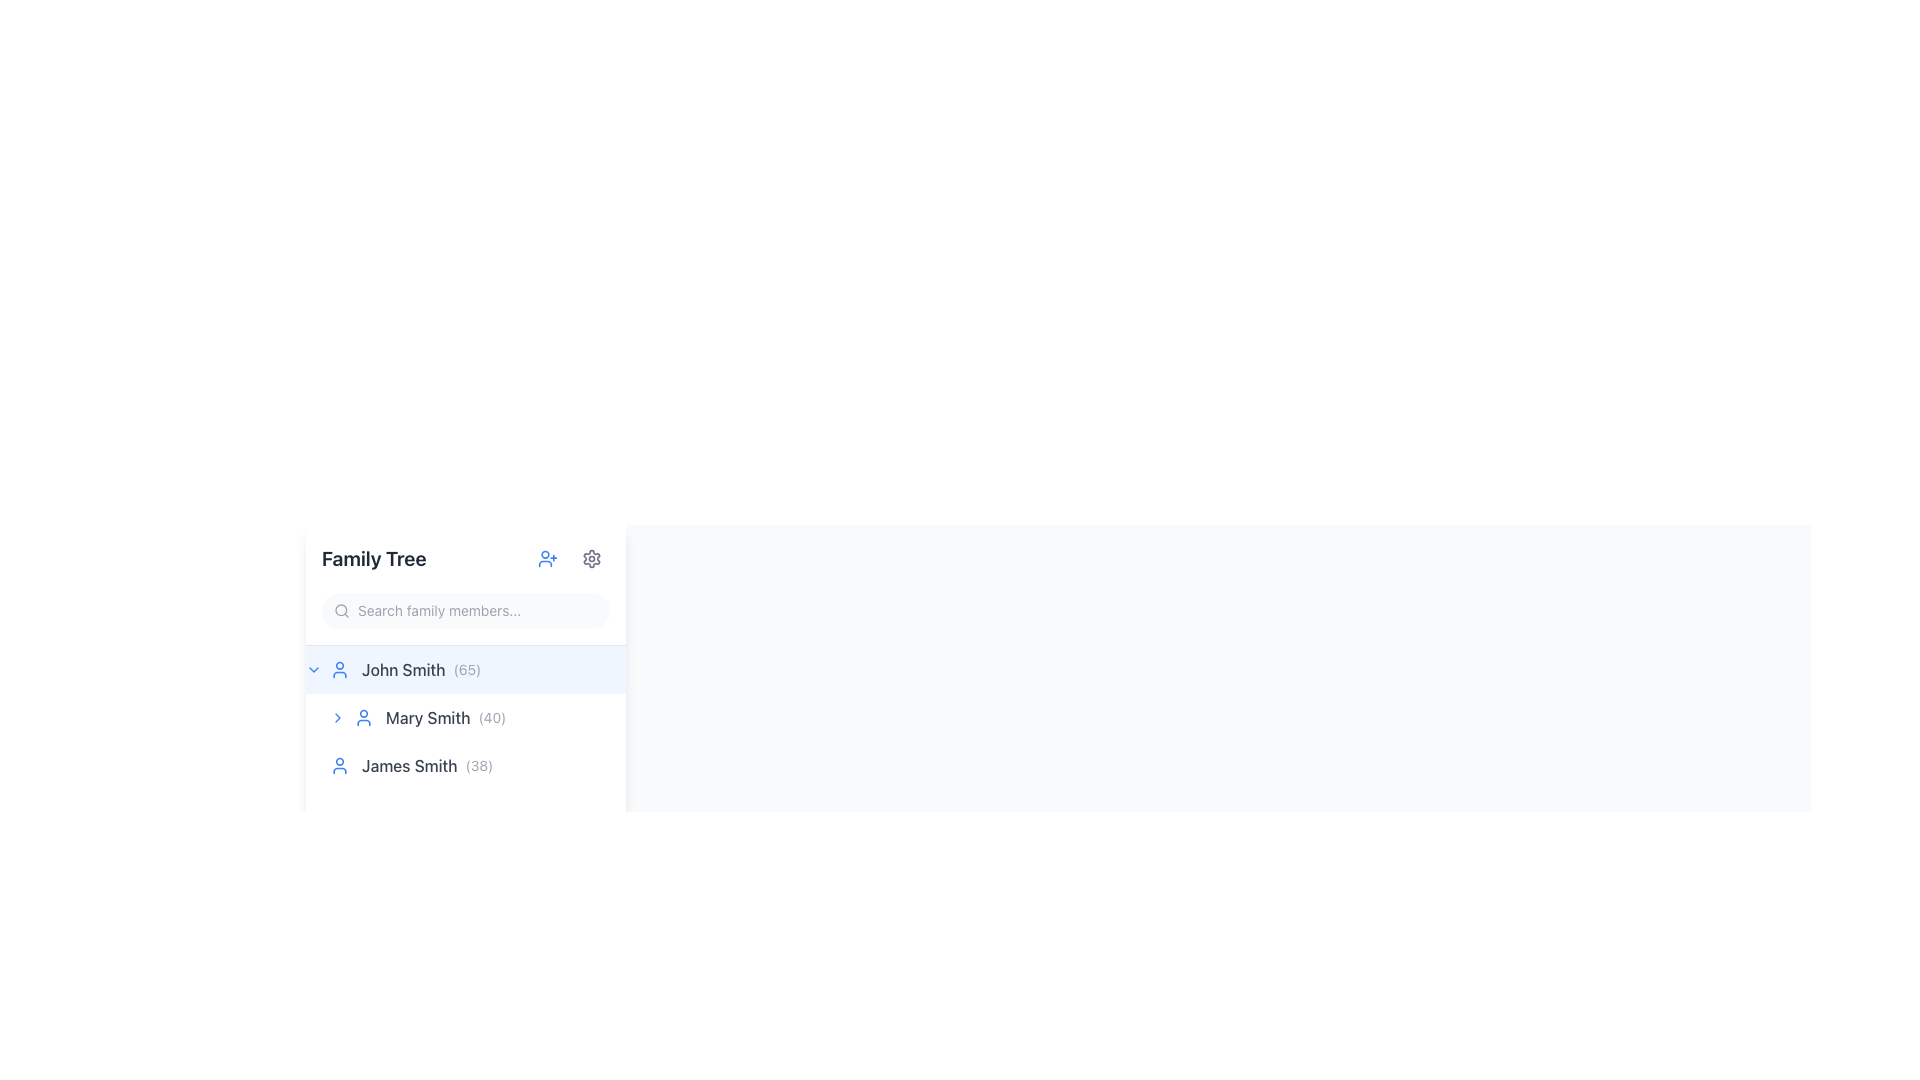 This screenshot has height=1080, width=1920. What do you see at coordinates (464, 670) in the screenshot?
I see `the first list item in the family tree interface, which contains the name 'John Smith' and a blue user icon` at bounding box center [464, 670].